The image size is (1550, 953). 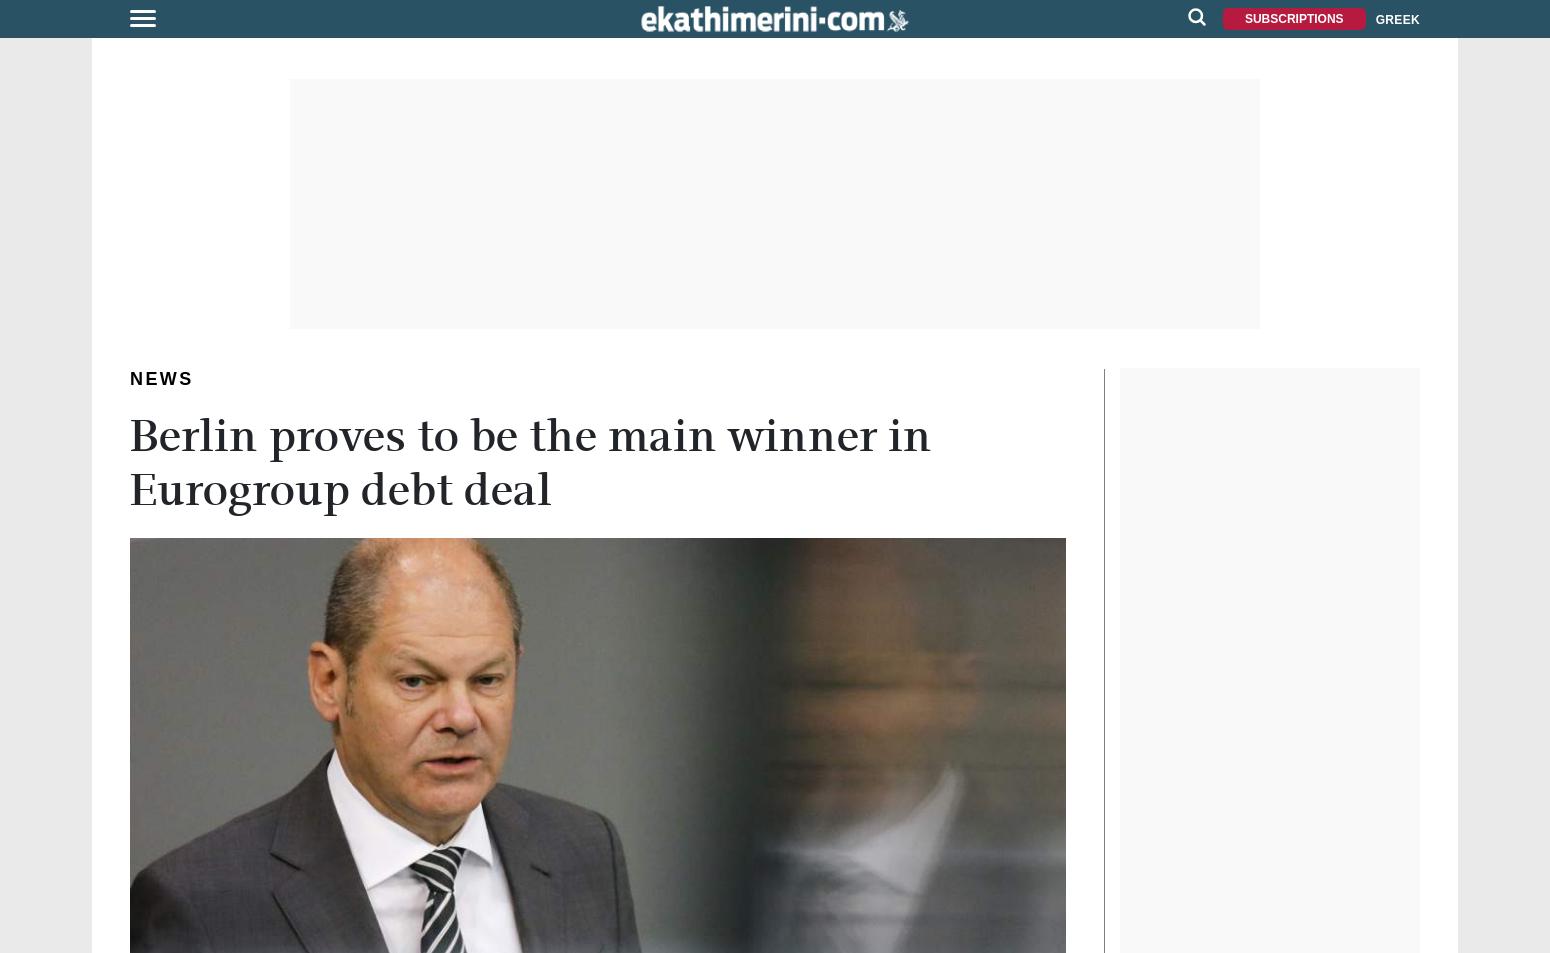 What do you see at coordinates (69, 414) in the screenshot?
I see `'SPECIAL REPORT'` at bounding box center [69, 414].